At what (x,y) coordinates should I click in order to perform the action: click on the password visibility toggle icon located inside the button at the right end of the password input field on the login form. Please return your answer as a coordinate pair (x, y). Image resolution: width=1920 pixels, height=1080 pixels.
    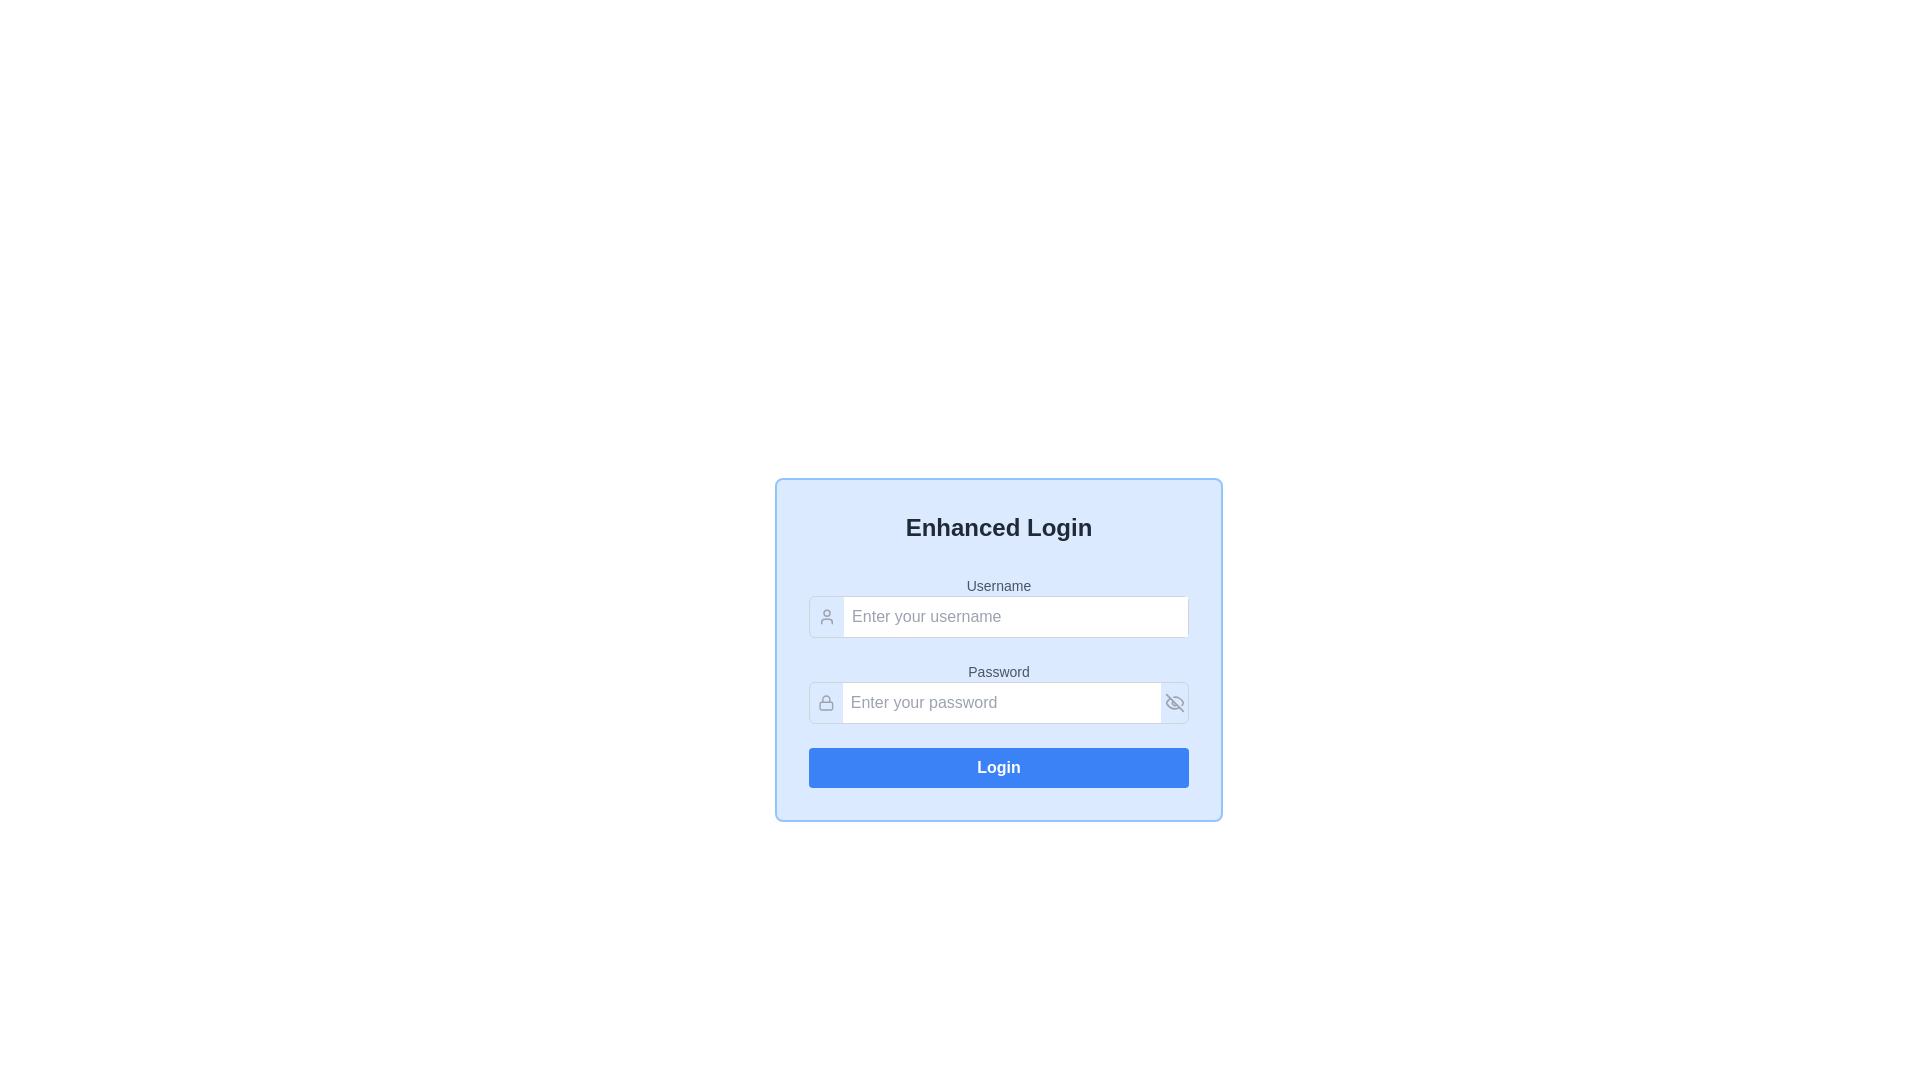
    Looking at the image, I should click on (1174, 701).